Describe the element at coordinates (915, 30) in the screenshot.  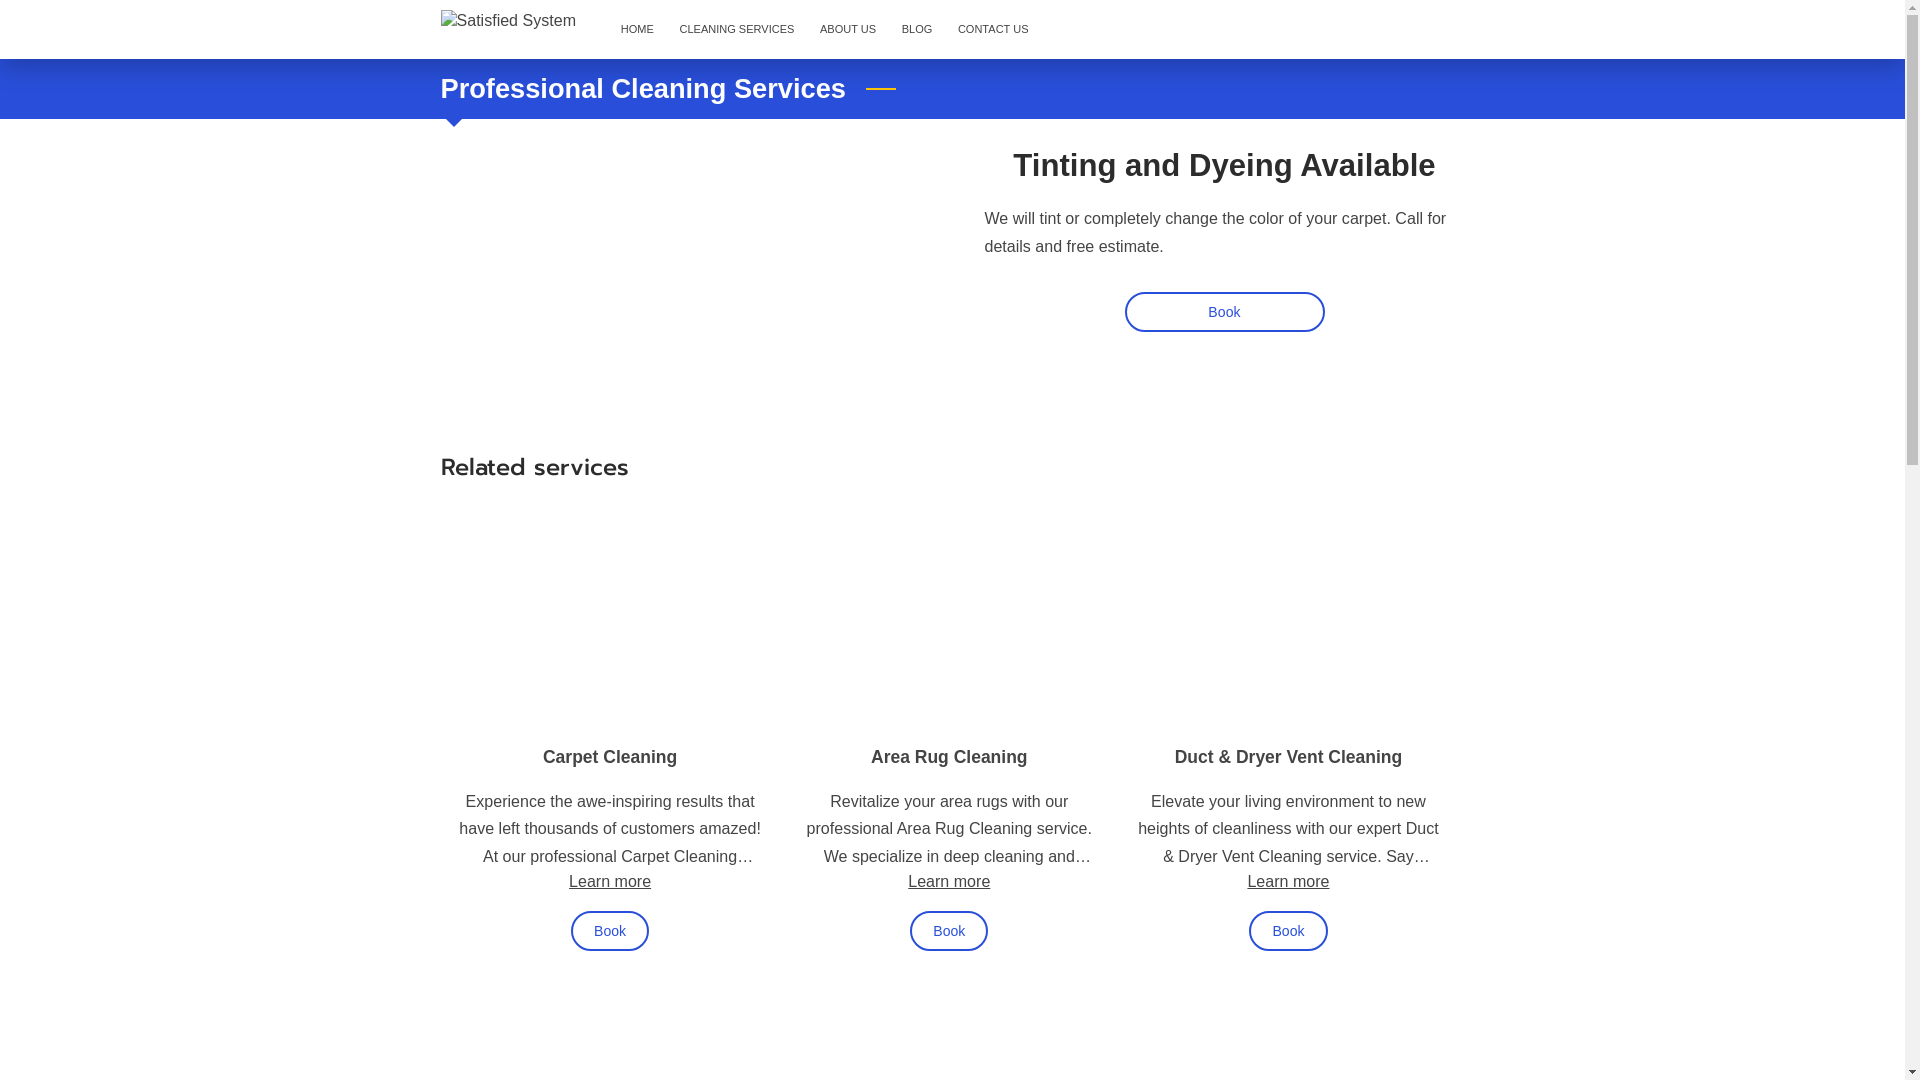
I see `'BLOG'` at that location.